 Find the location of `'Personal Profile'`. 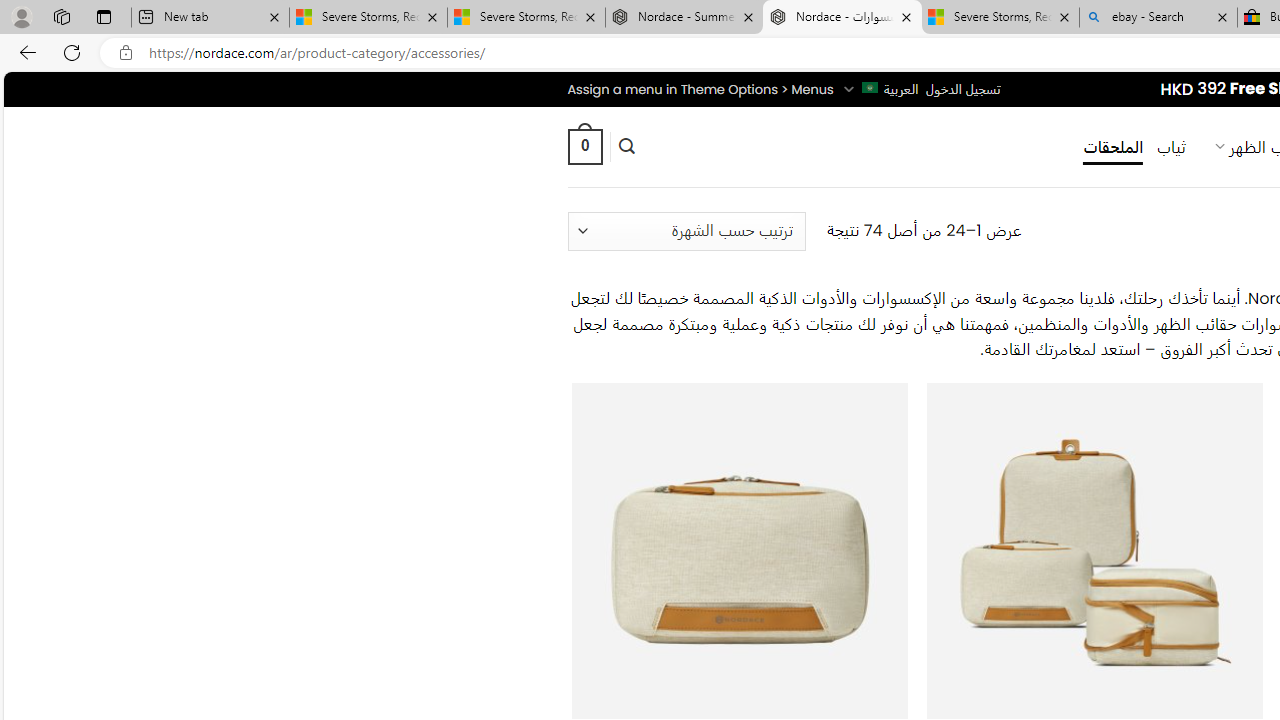

'Personal Profile' is located at coordinates (21, 16).